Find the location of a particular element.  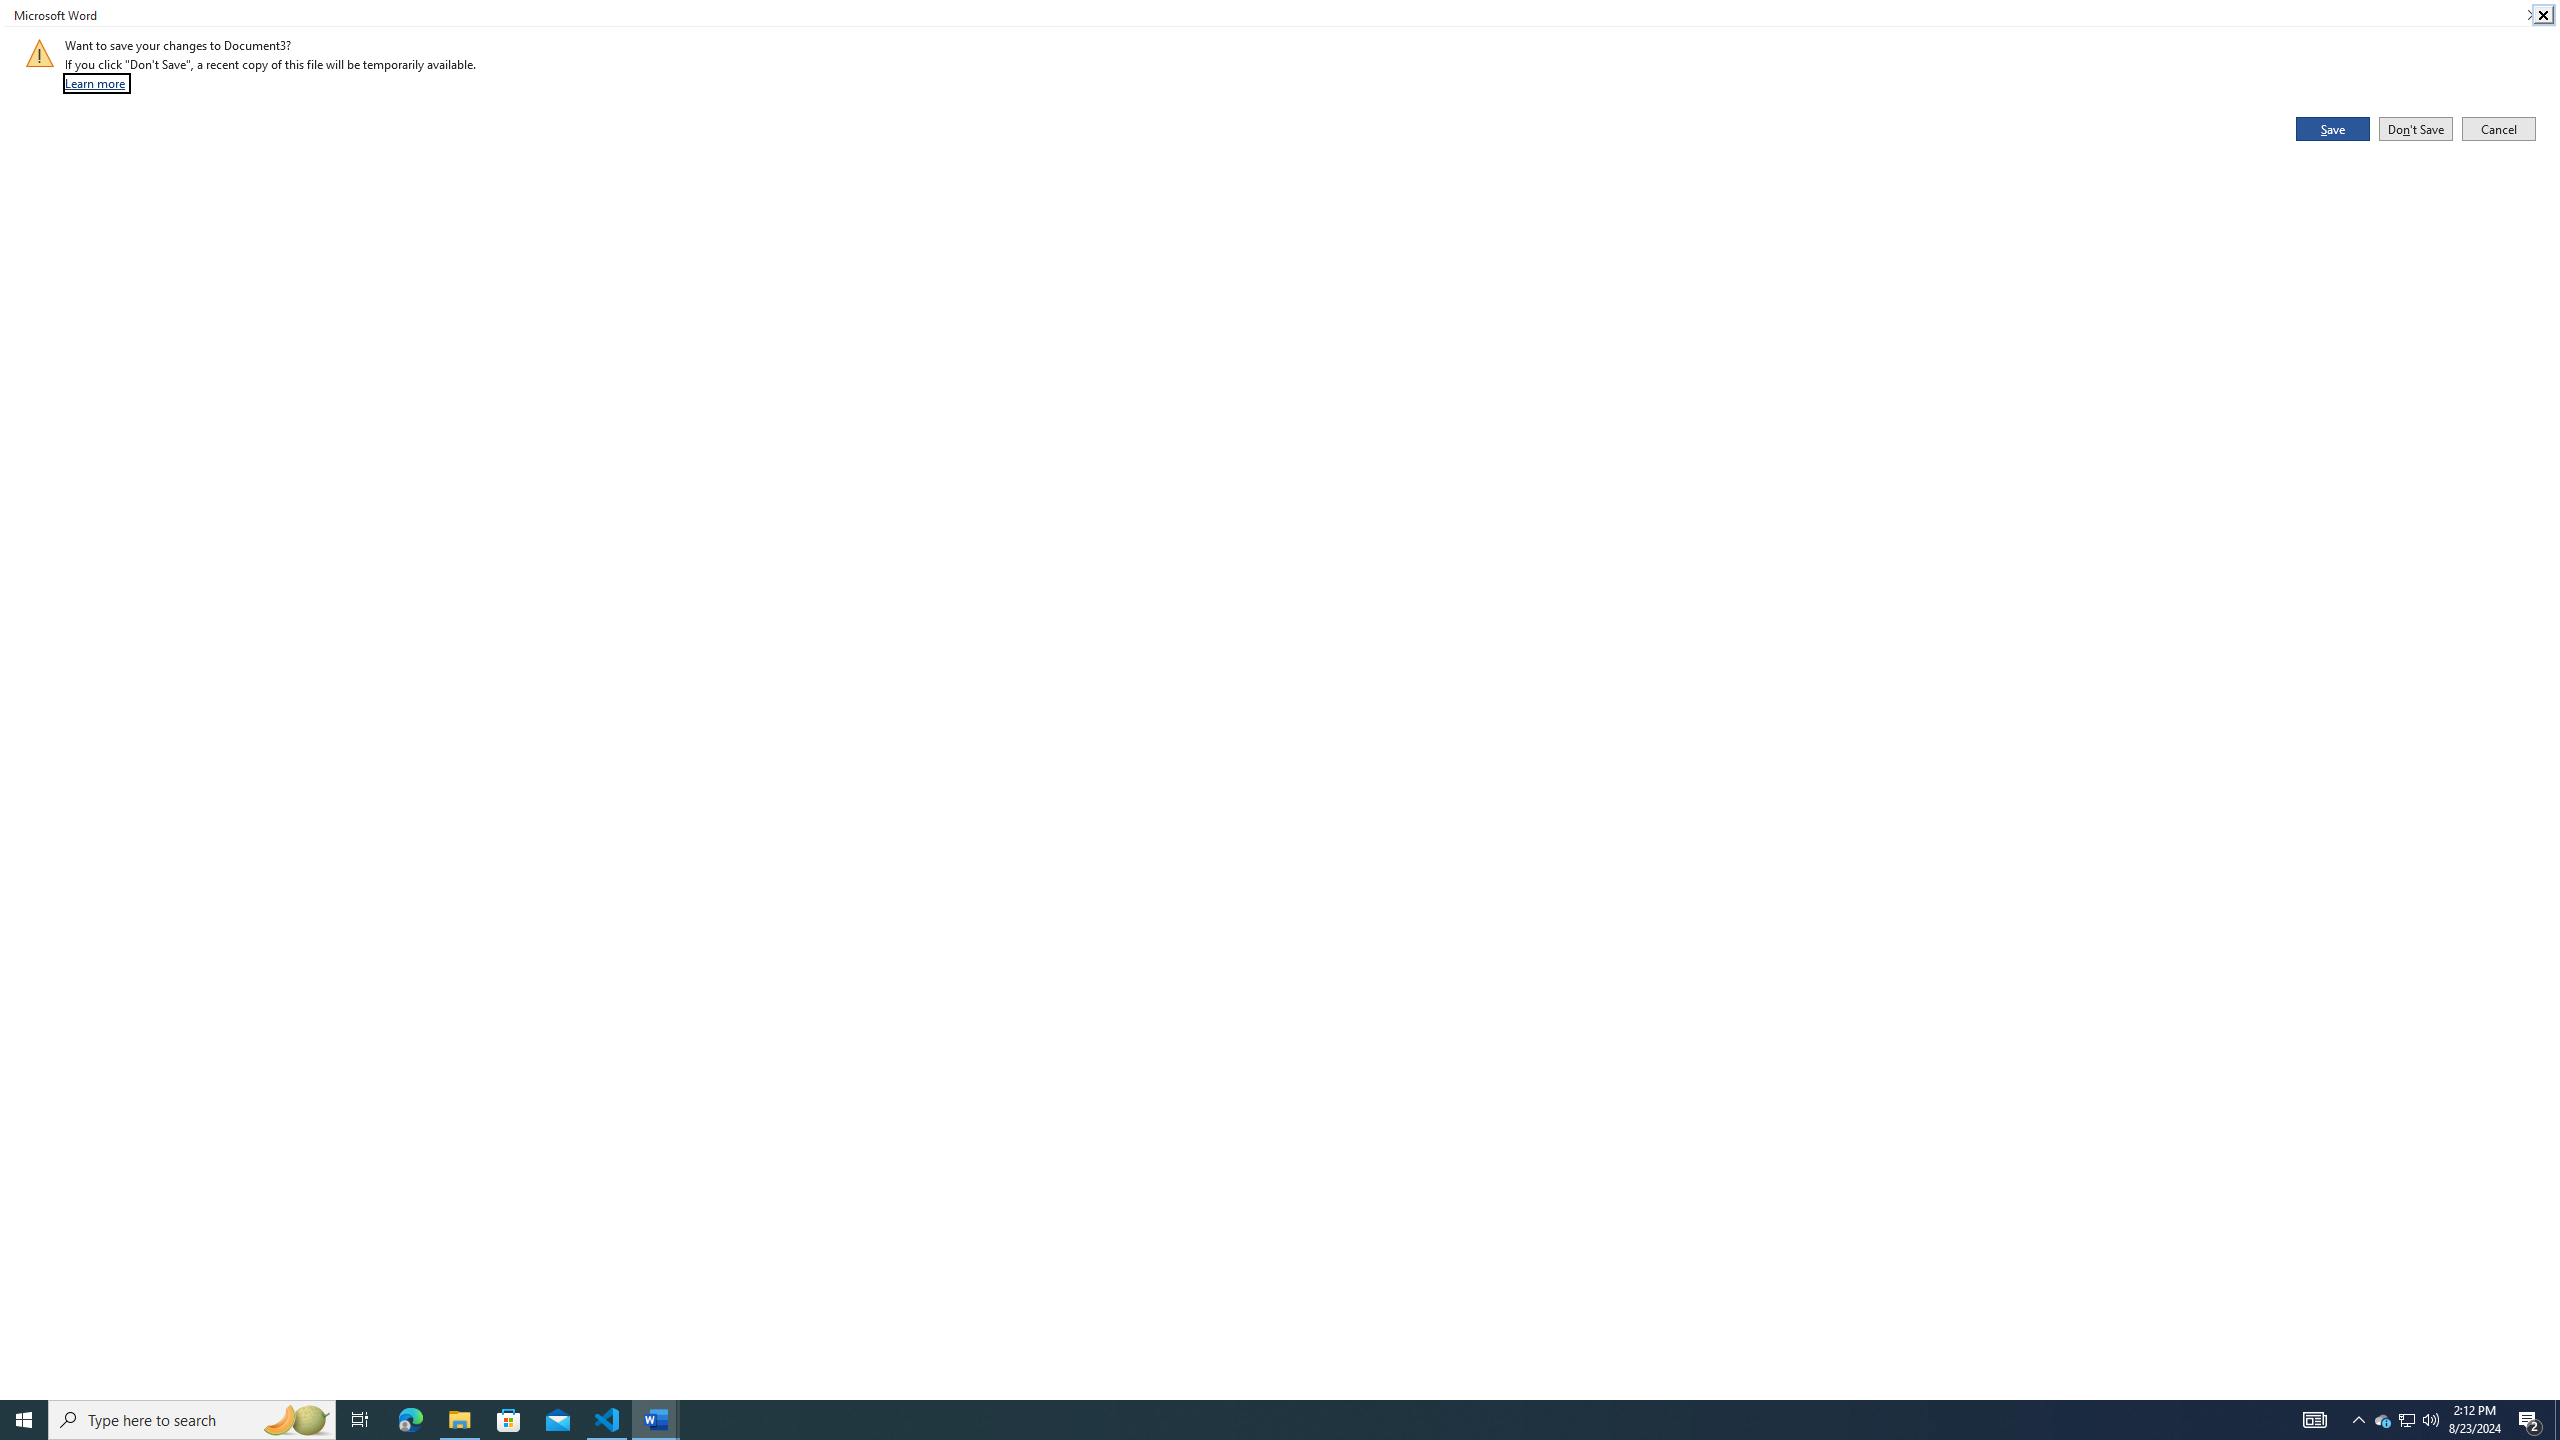

'Don' is located at coordinates (2414, 127).